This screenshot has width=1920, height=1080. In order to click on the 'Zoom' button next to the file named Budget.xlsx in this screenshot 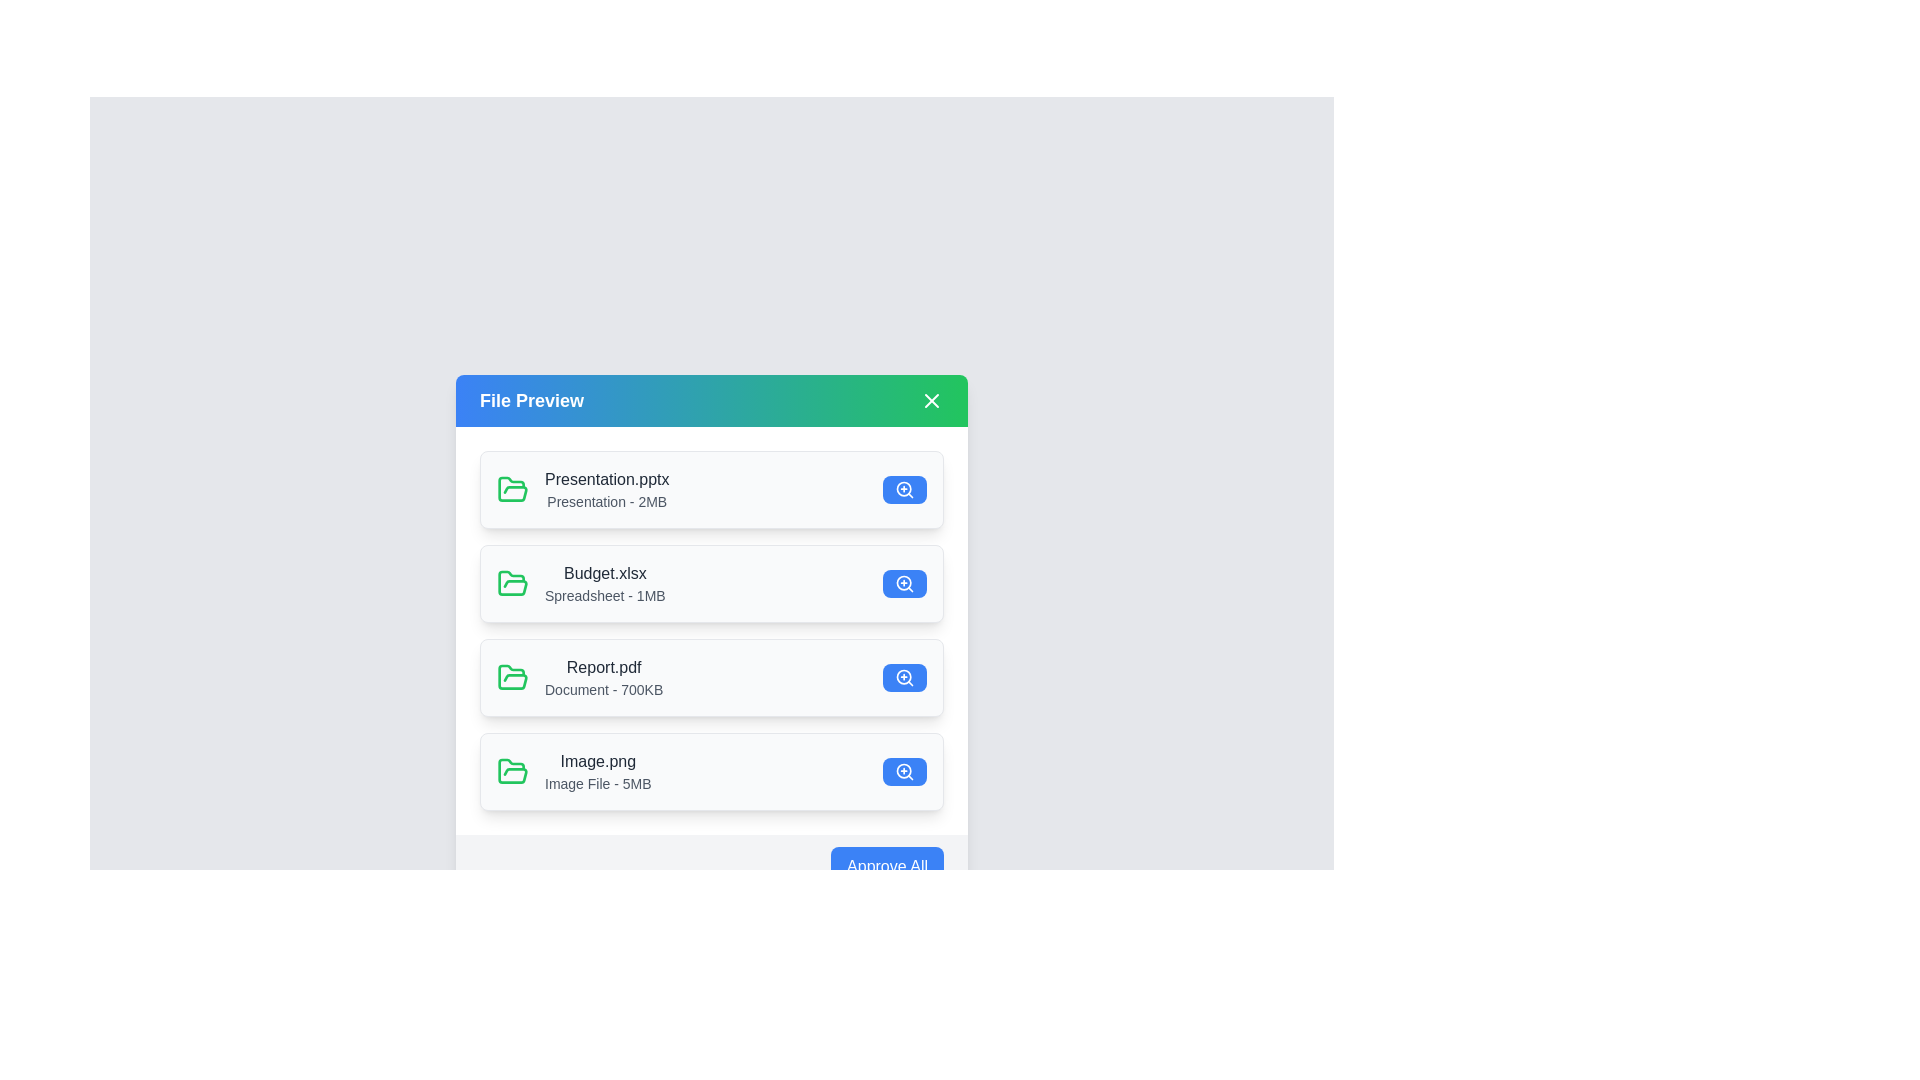, I will do `click(904, 583)`.